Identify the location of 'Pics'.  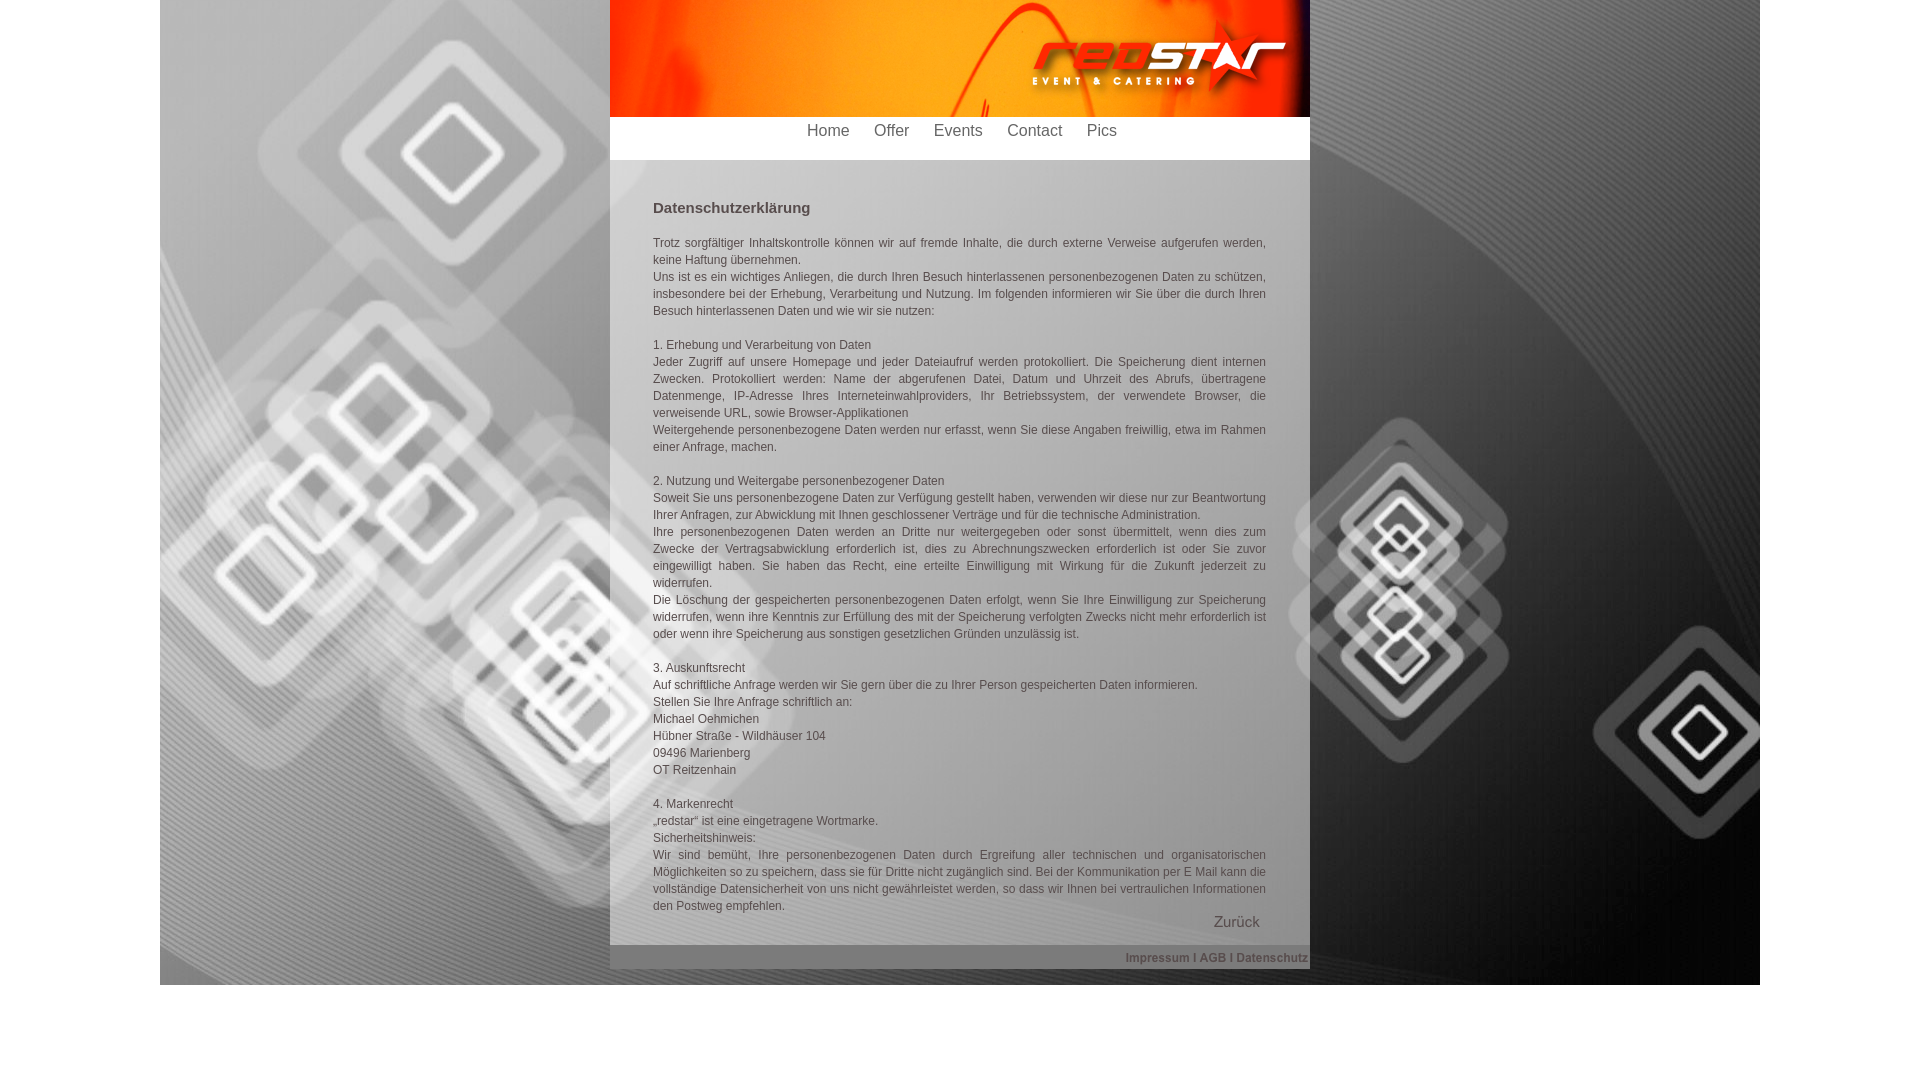
(1085, 130).